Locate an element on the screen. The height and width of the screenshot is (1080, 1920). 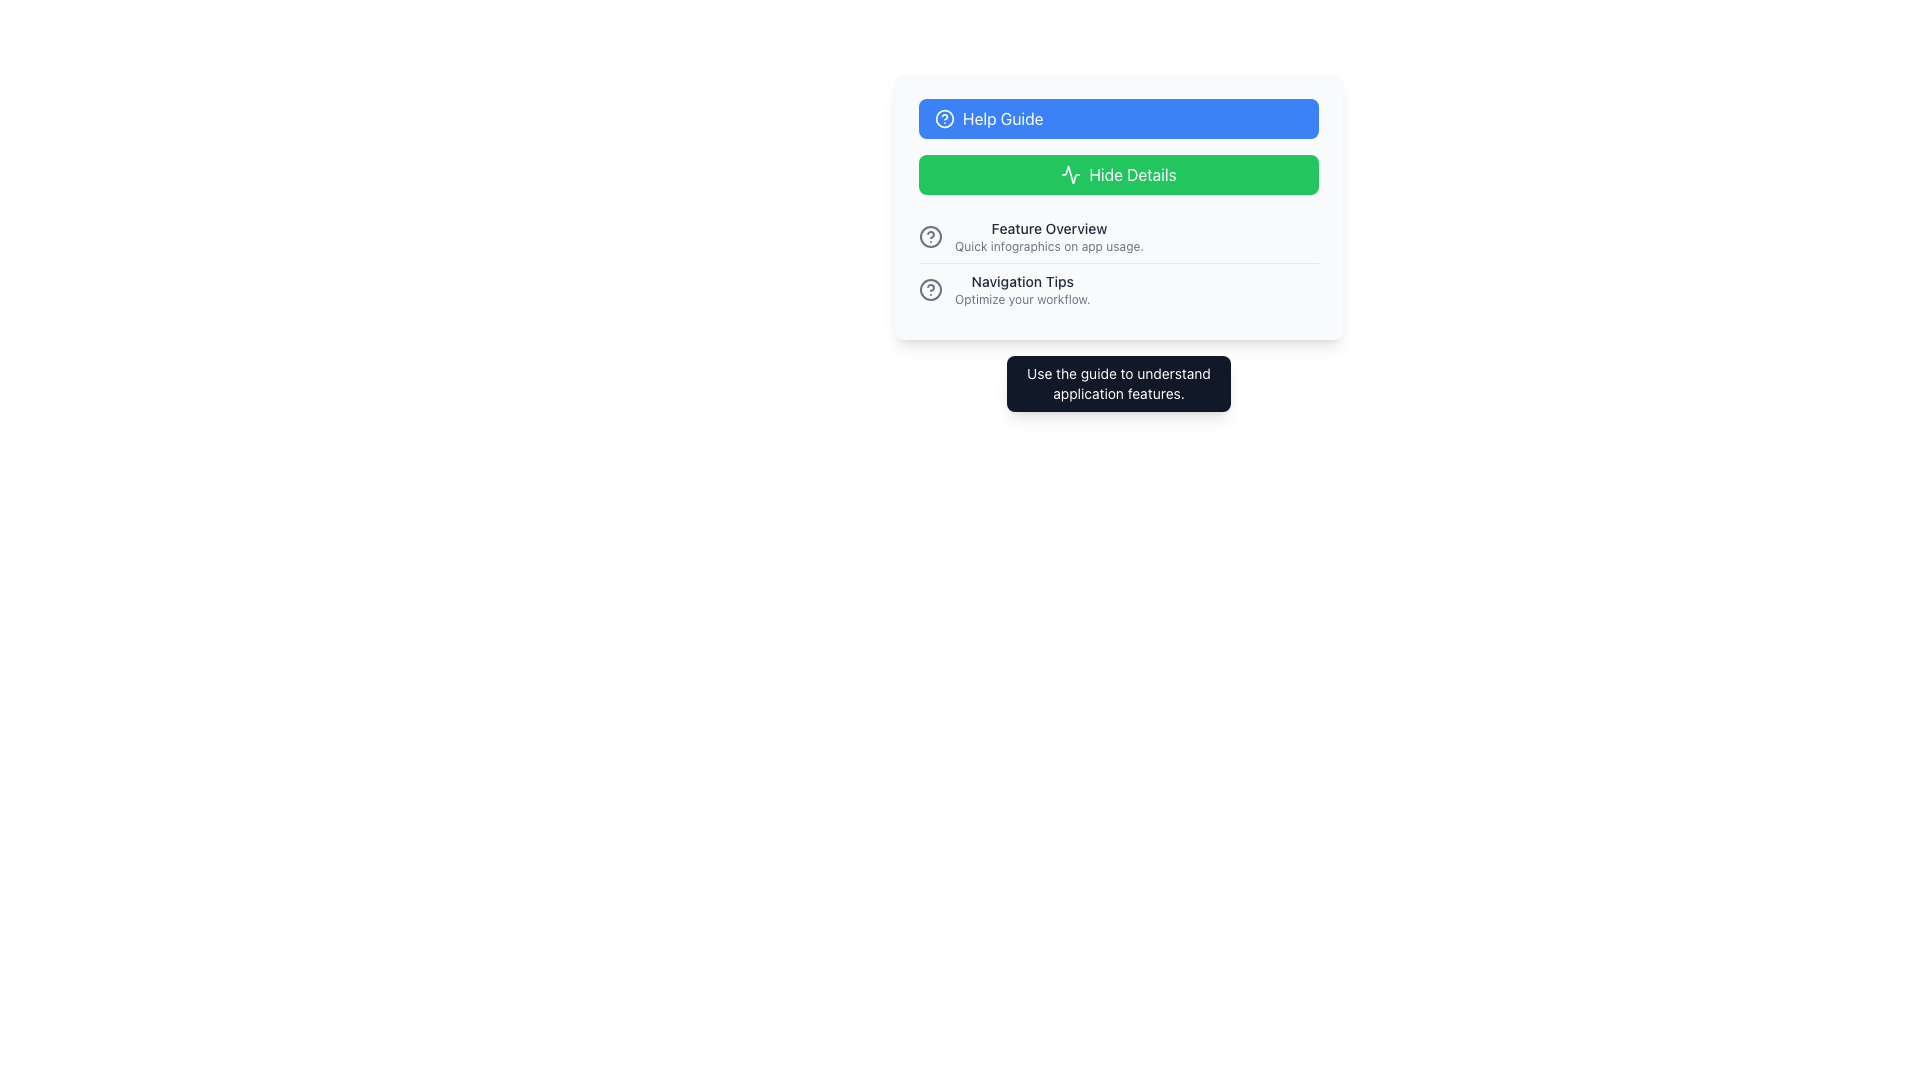
the text label located in the second list item of the vertically oriented menu, positioned below 'Feature Overview' and above 'Optimize your workflow', with a circular icon on its left is located at coordinates (1022, 281).